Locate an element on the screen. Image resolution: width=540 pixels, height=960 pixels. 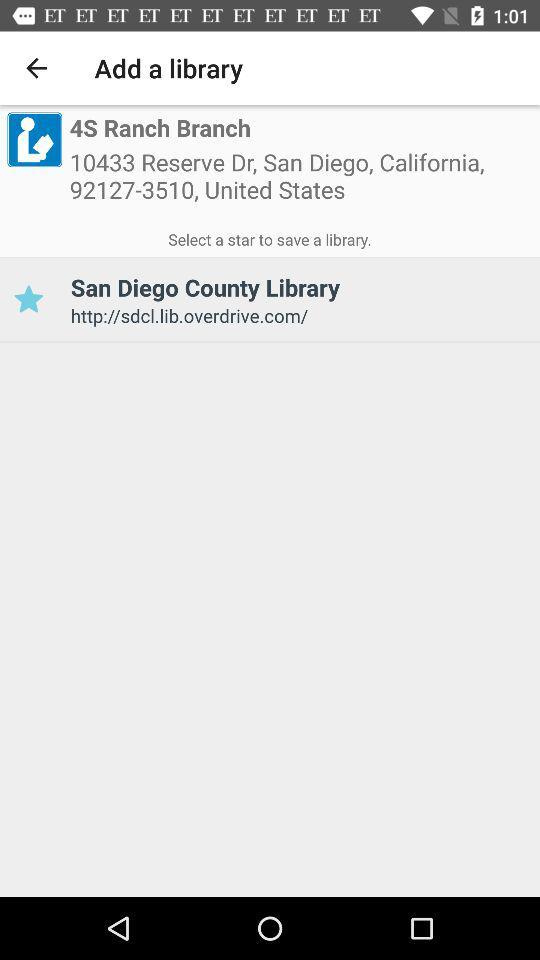
a library is located at coordinates (27, 298).